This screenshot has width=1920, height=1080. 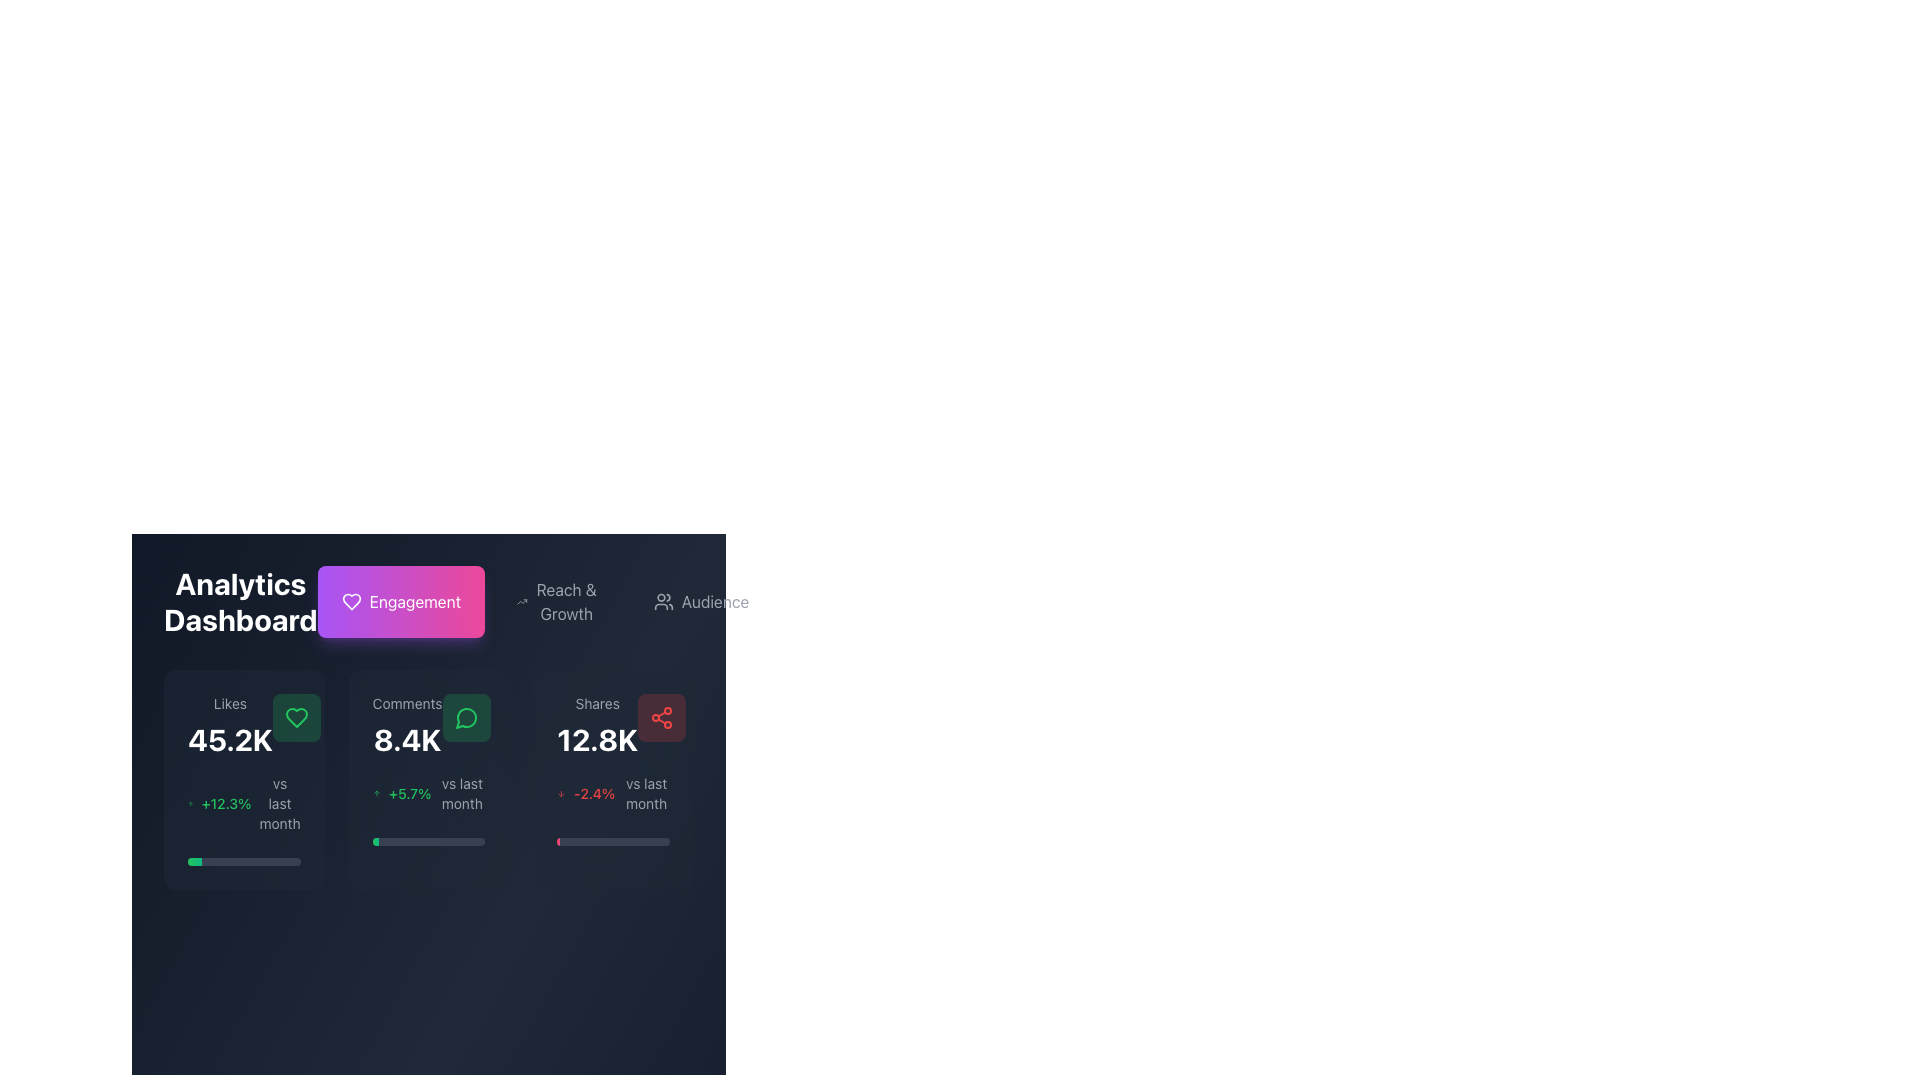 What do you see at coordinates (545, 600) in the screenshot?
I see `the 'Reach & Growth' button, which is a muted rectangular button located between 'Engagement' and 'Audience' in the navigation section` at bounding box center [545, 600].